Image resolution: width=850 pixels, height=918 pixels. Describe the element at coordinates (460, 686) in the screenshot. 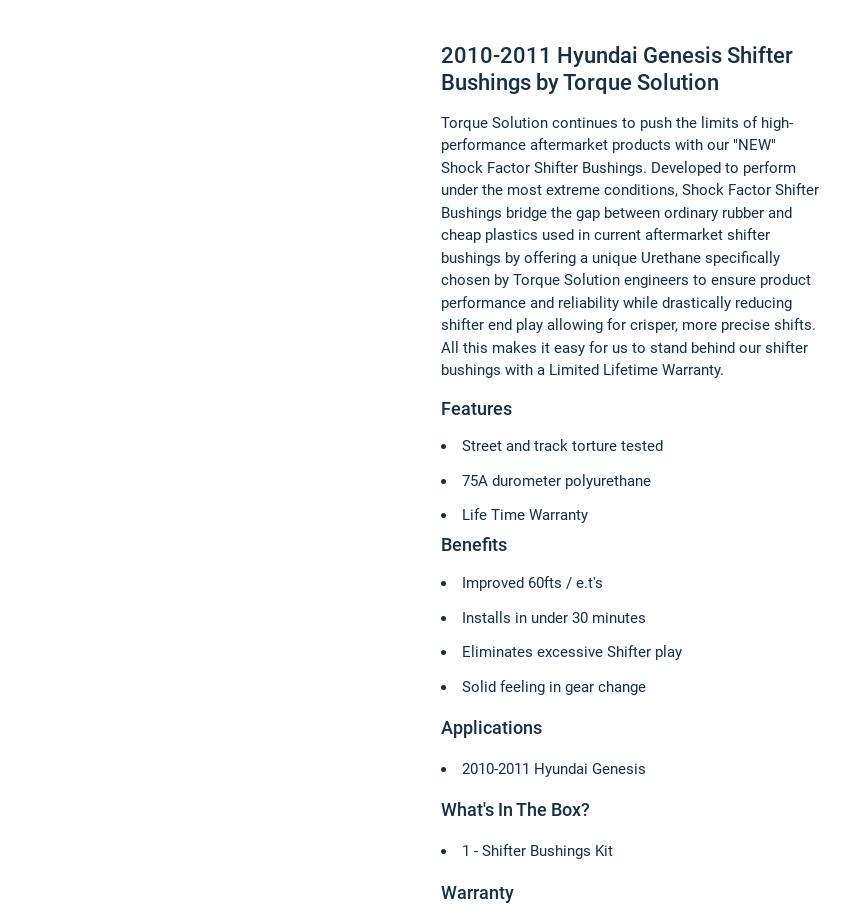

I see `'Solid feeling in gear change'` at that location.